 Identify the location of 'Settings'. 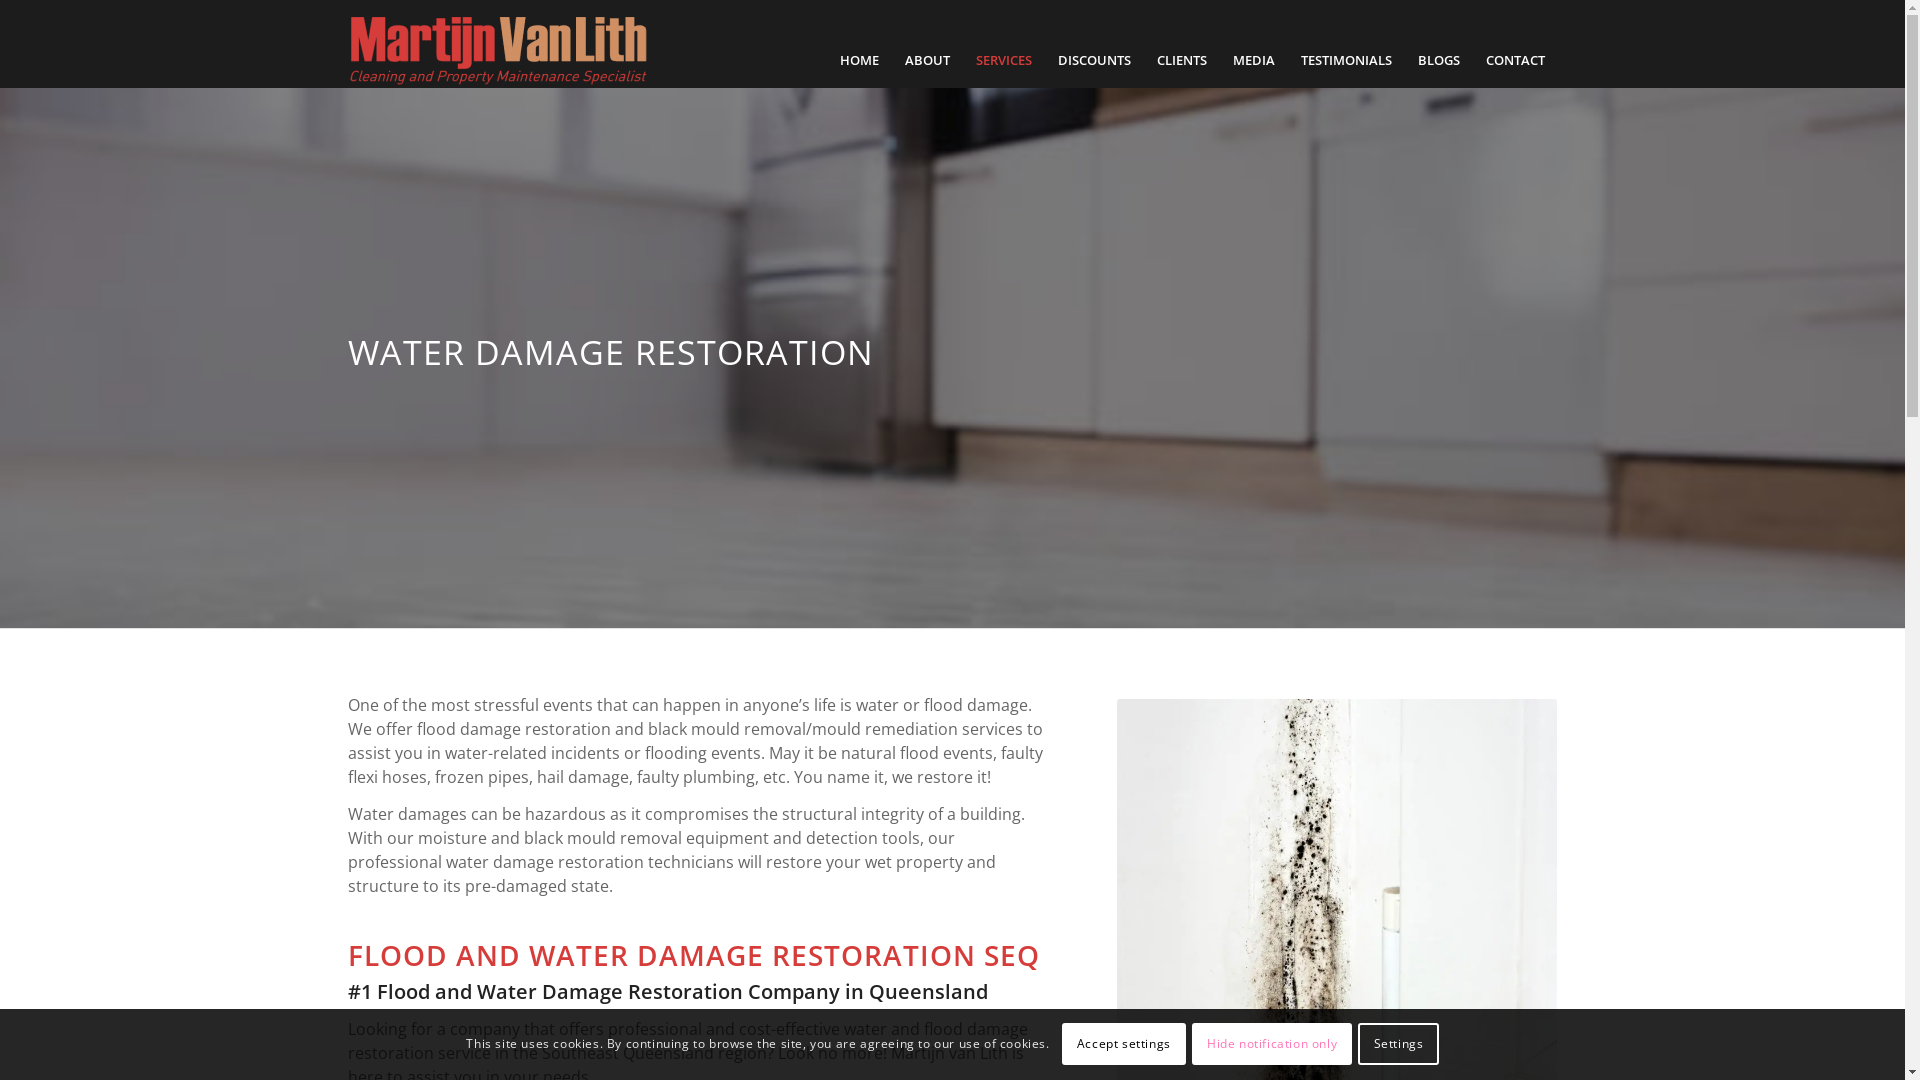
(1358, 1043).